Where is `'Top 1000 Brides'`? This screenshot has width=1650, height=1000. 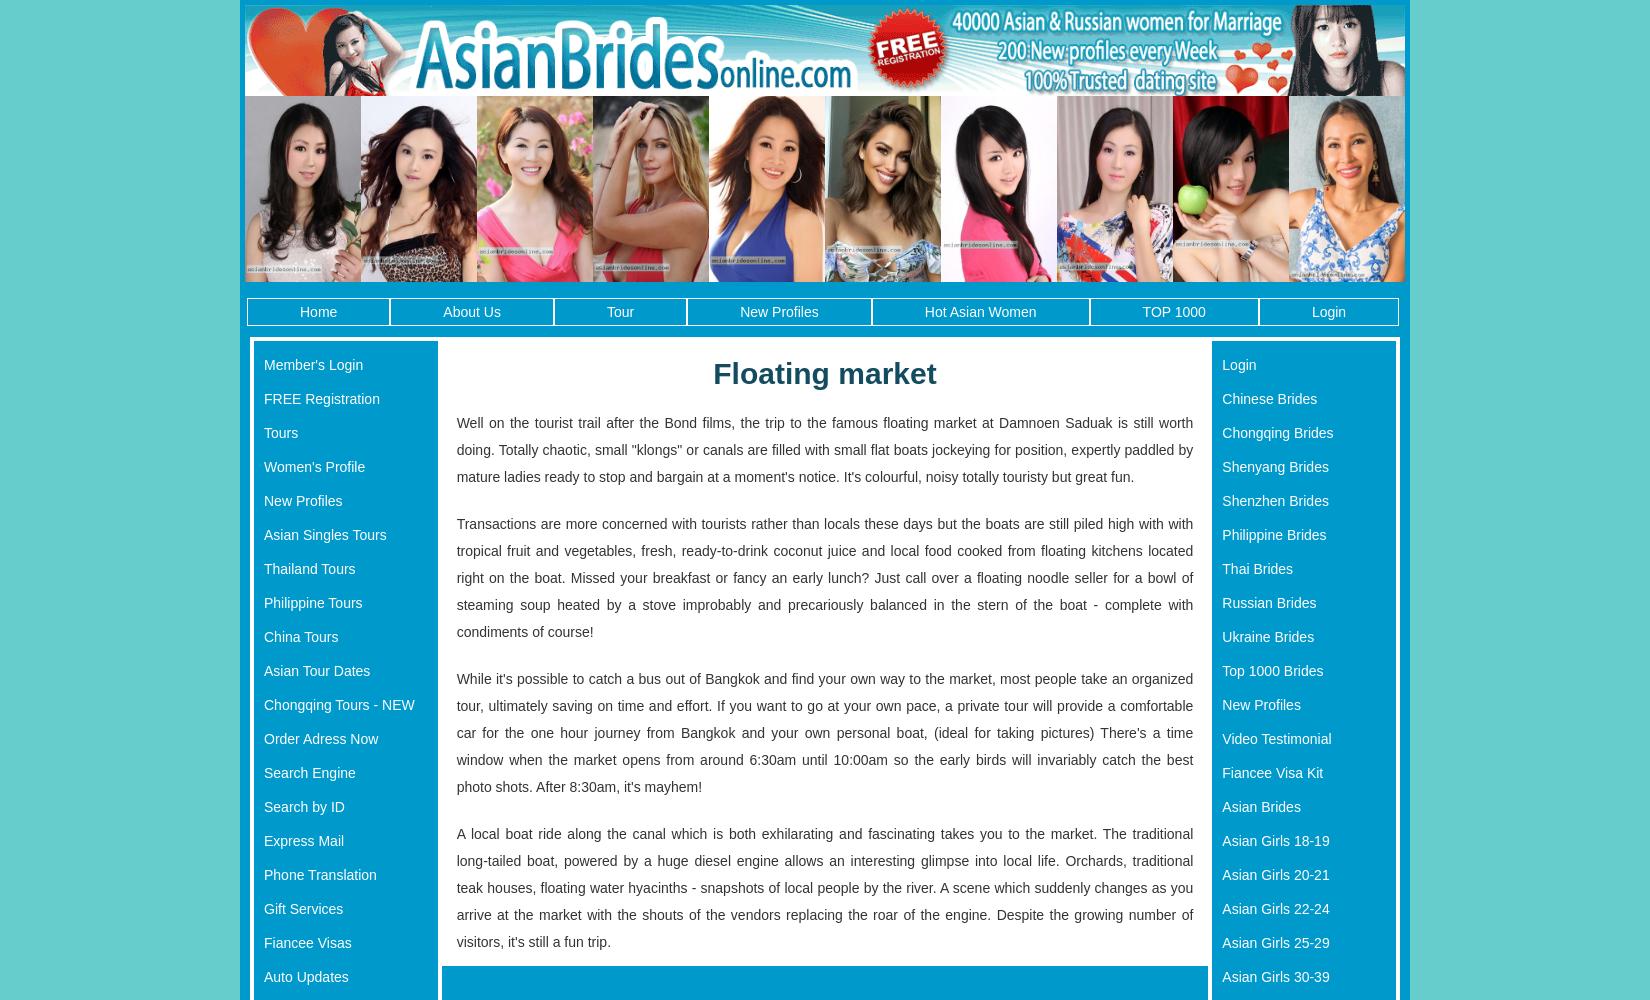
'Top 1000 Brides' is located at coordinates (1221, 670).